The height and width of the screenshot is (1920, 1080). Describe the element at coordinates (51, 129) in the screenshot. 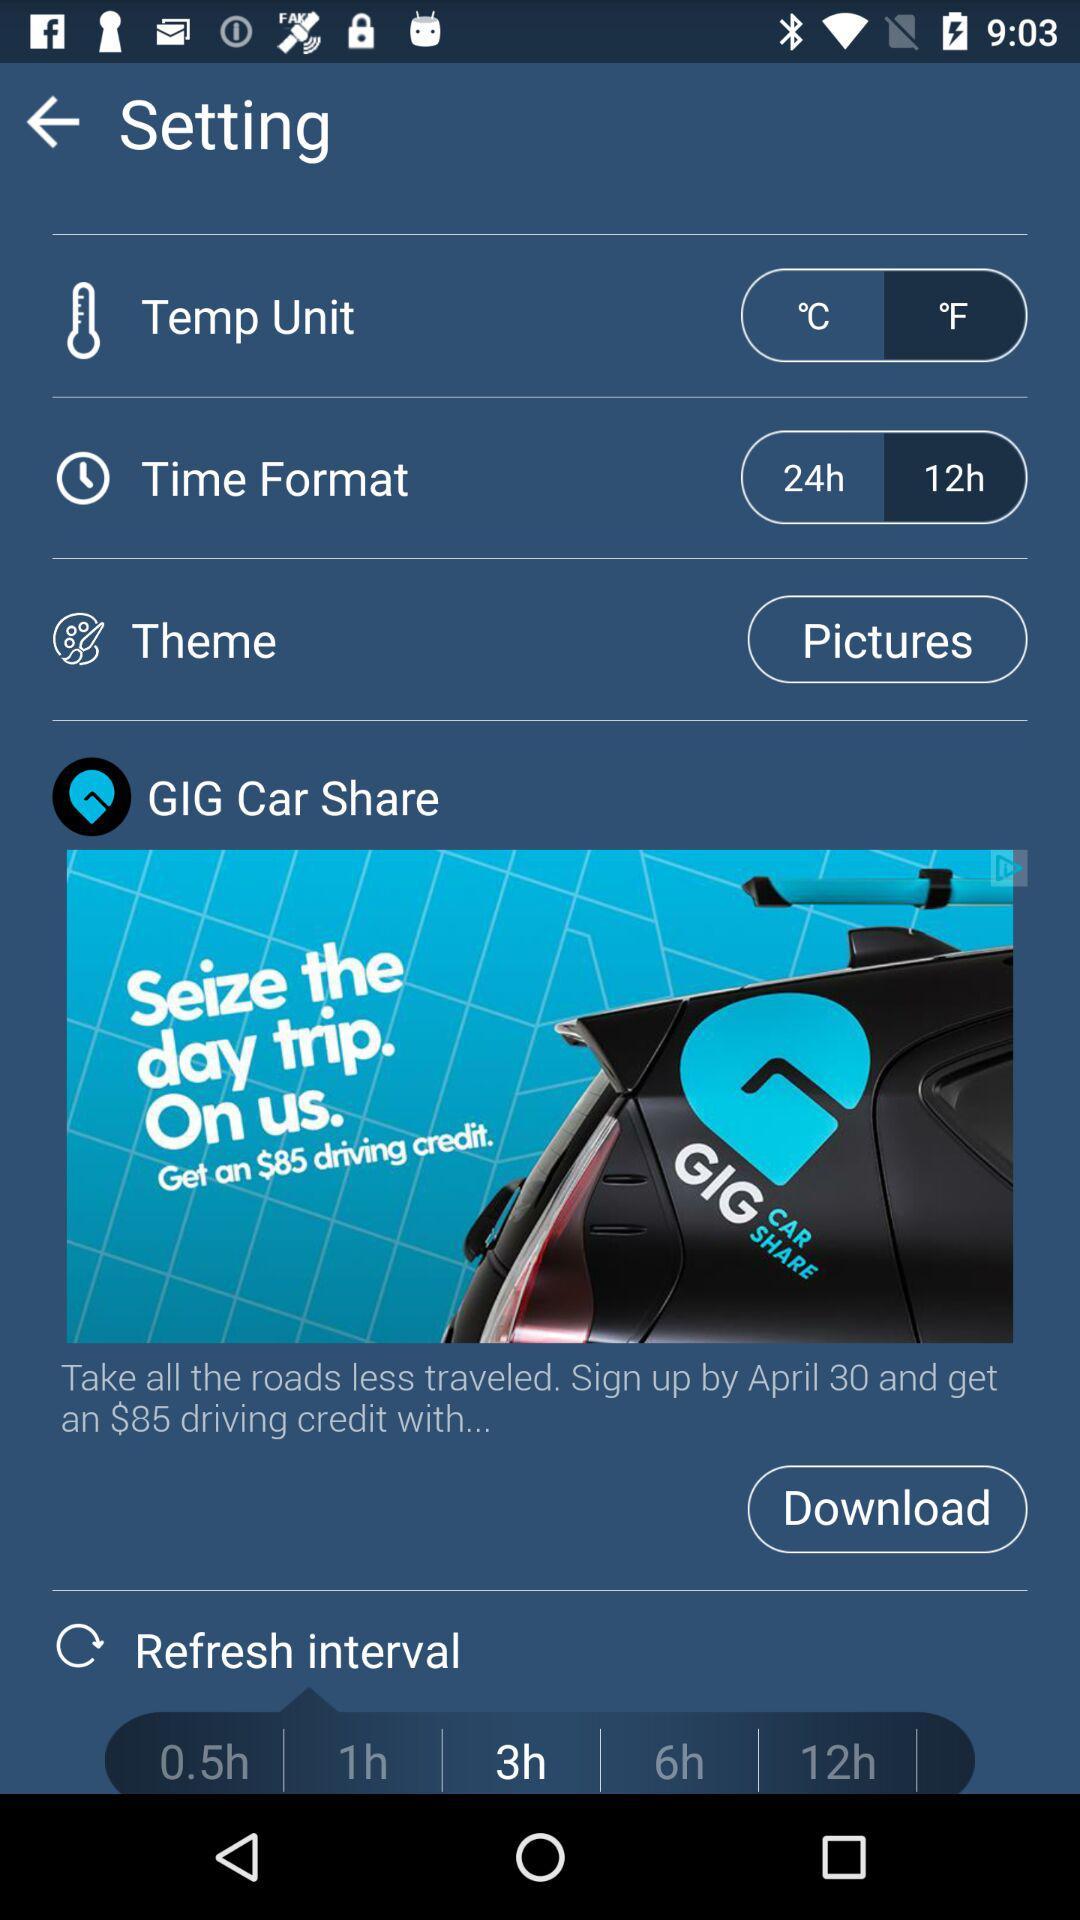

I see `the arrow_backward icon` at that location.